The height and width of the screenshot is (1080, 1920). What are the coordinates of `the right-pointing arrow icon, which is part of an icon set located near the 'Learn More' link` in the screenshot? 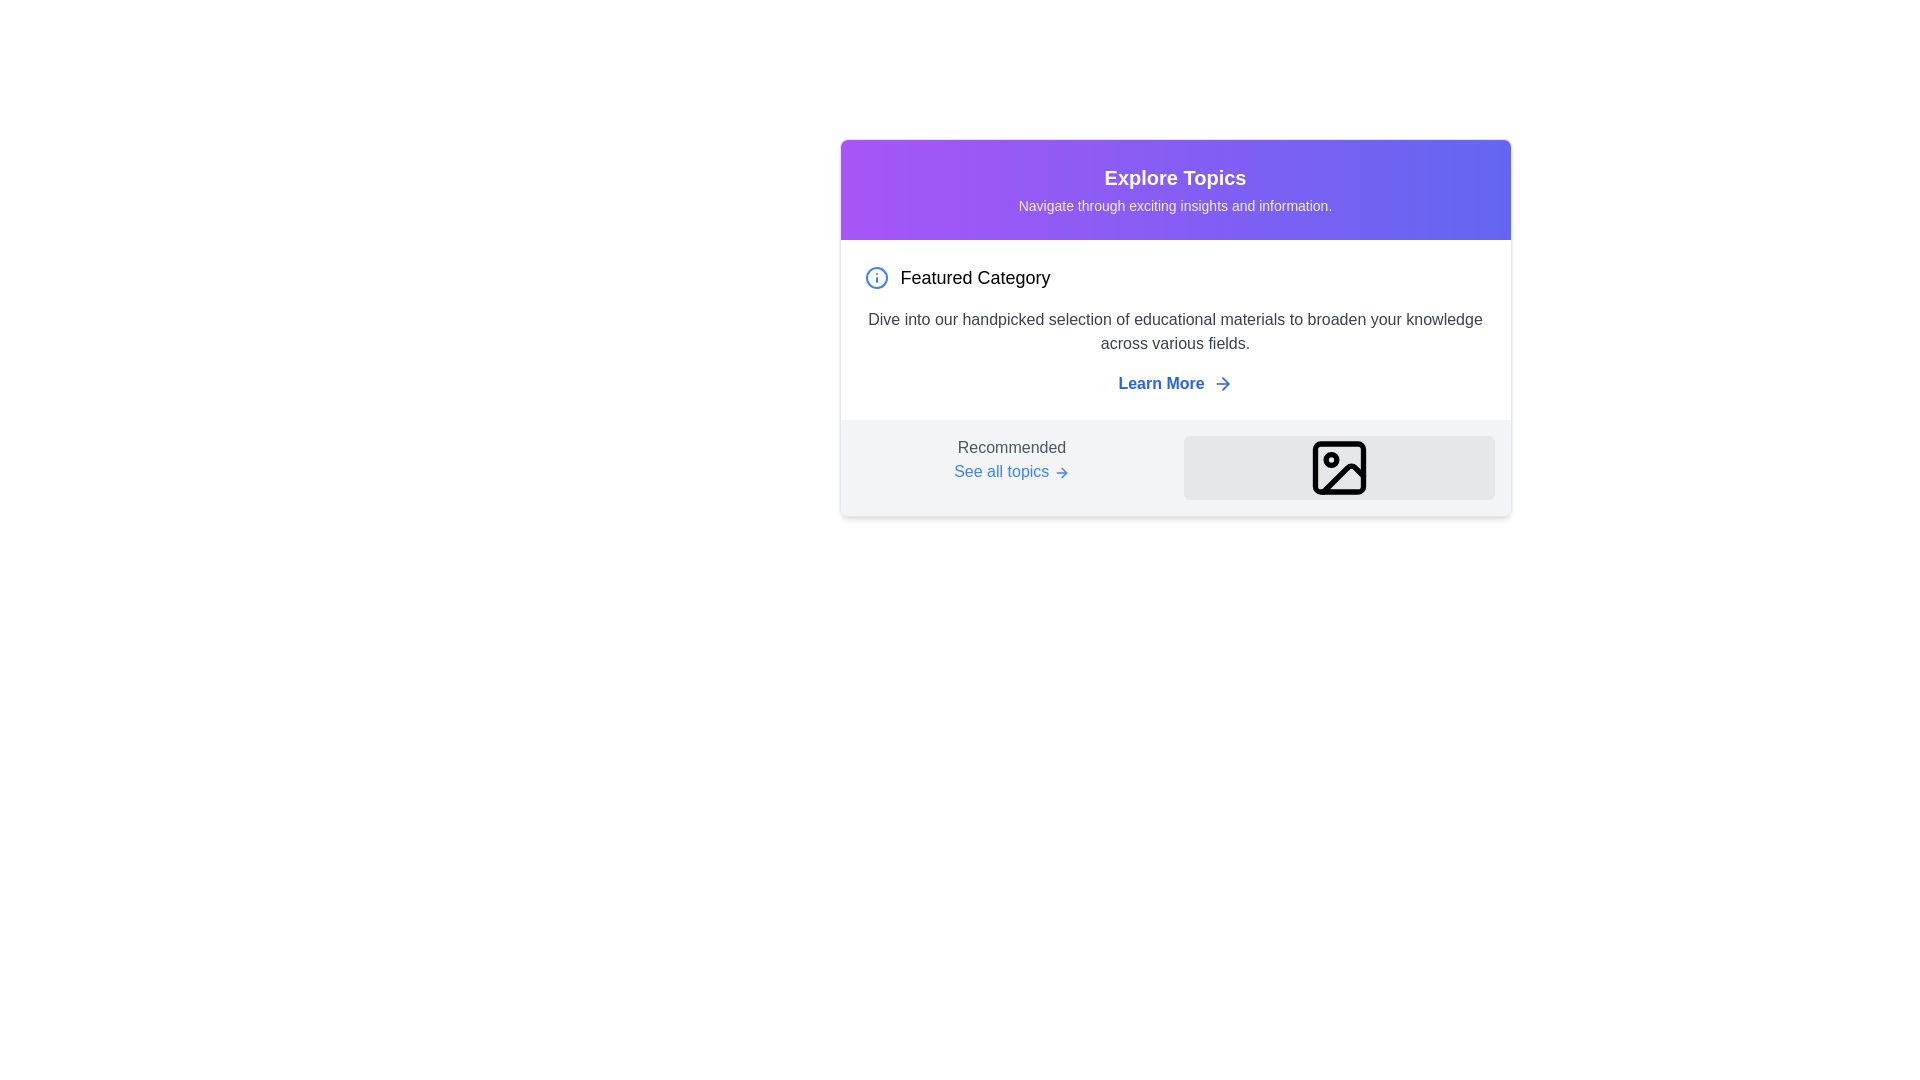 It's located at (1224, 384).